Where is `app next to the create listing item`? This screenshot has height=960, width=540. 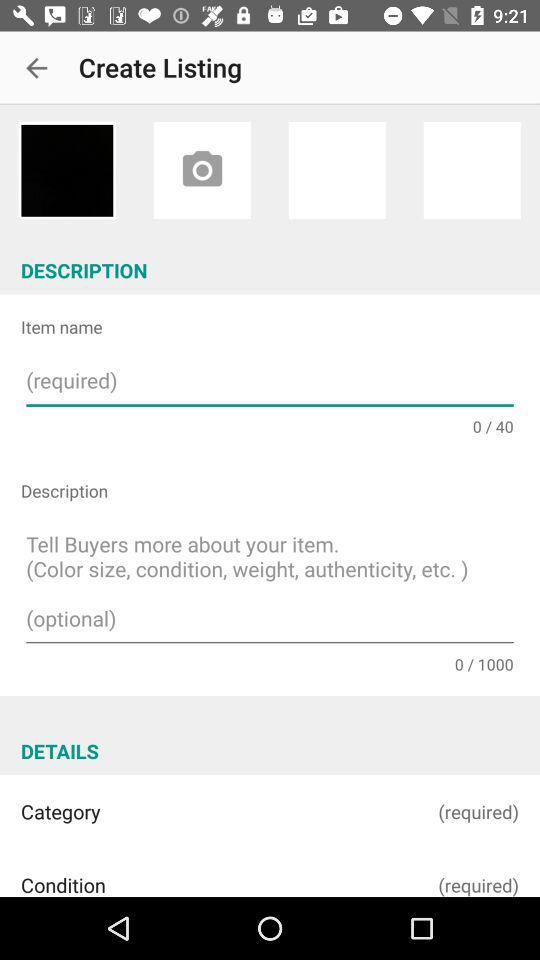
app next to the create listing item is located at coordinates (36, 68).